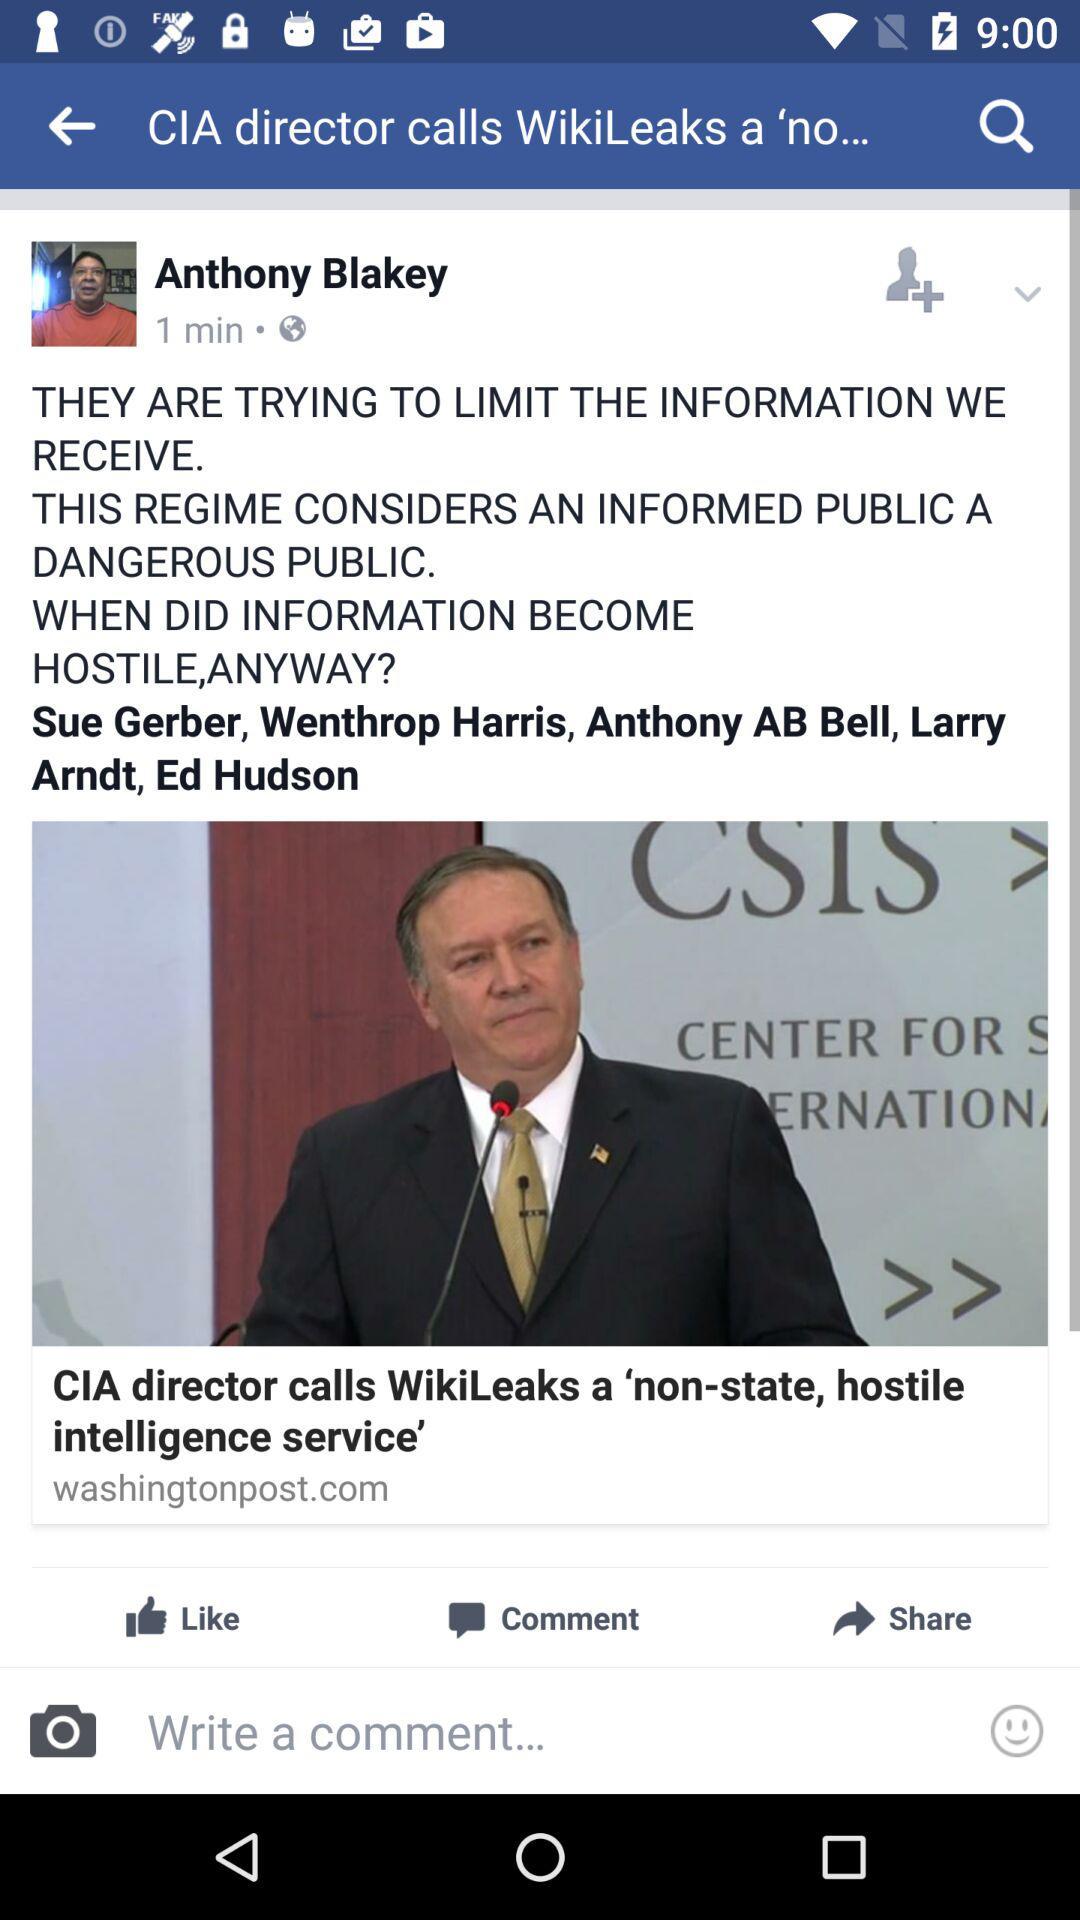 This screenshot has width=1080, height=1920. I want to click on the emoji icon, so click(1017, 1730).